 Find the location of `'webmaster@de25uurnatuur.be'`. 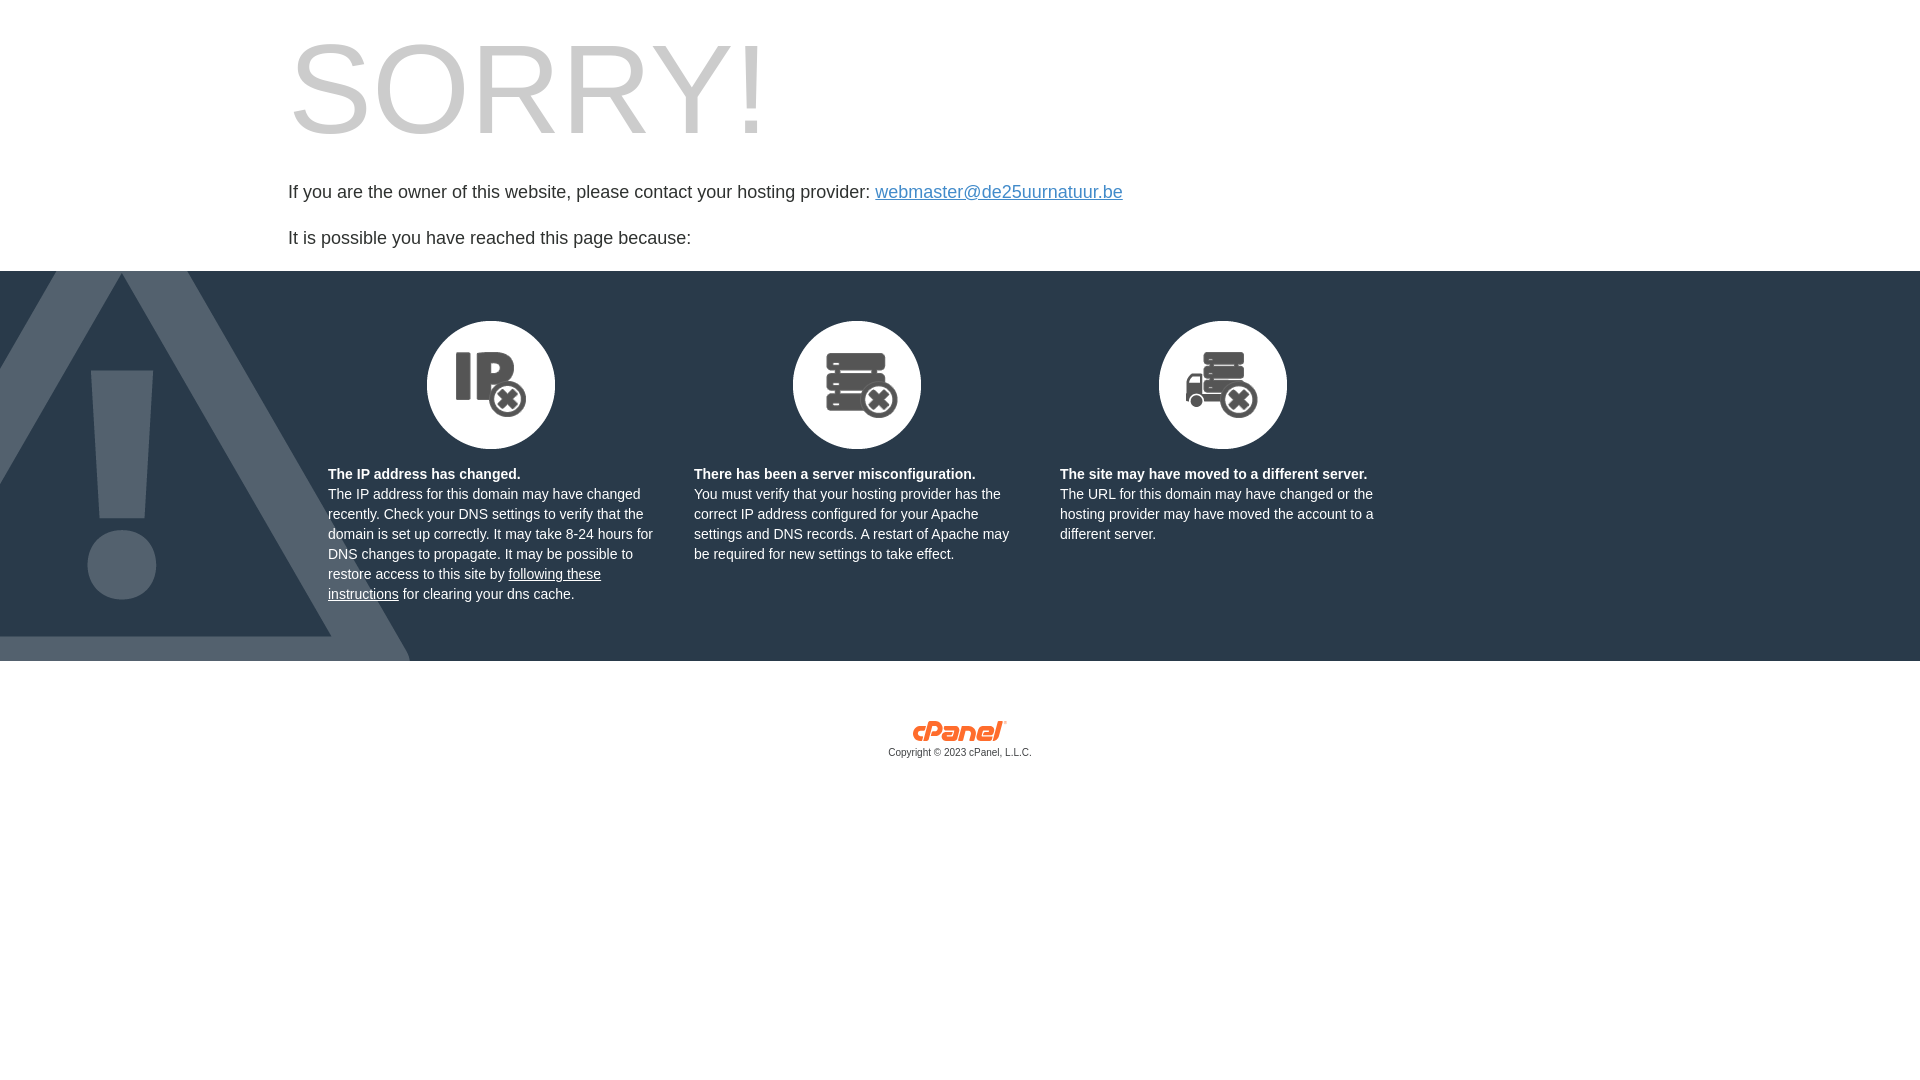

'webmaster@de25uurnatuur.be' is located at coordinates (998, 192).